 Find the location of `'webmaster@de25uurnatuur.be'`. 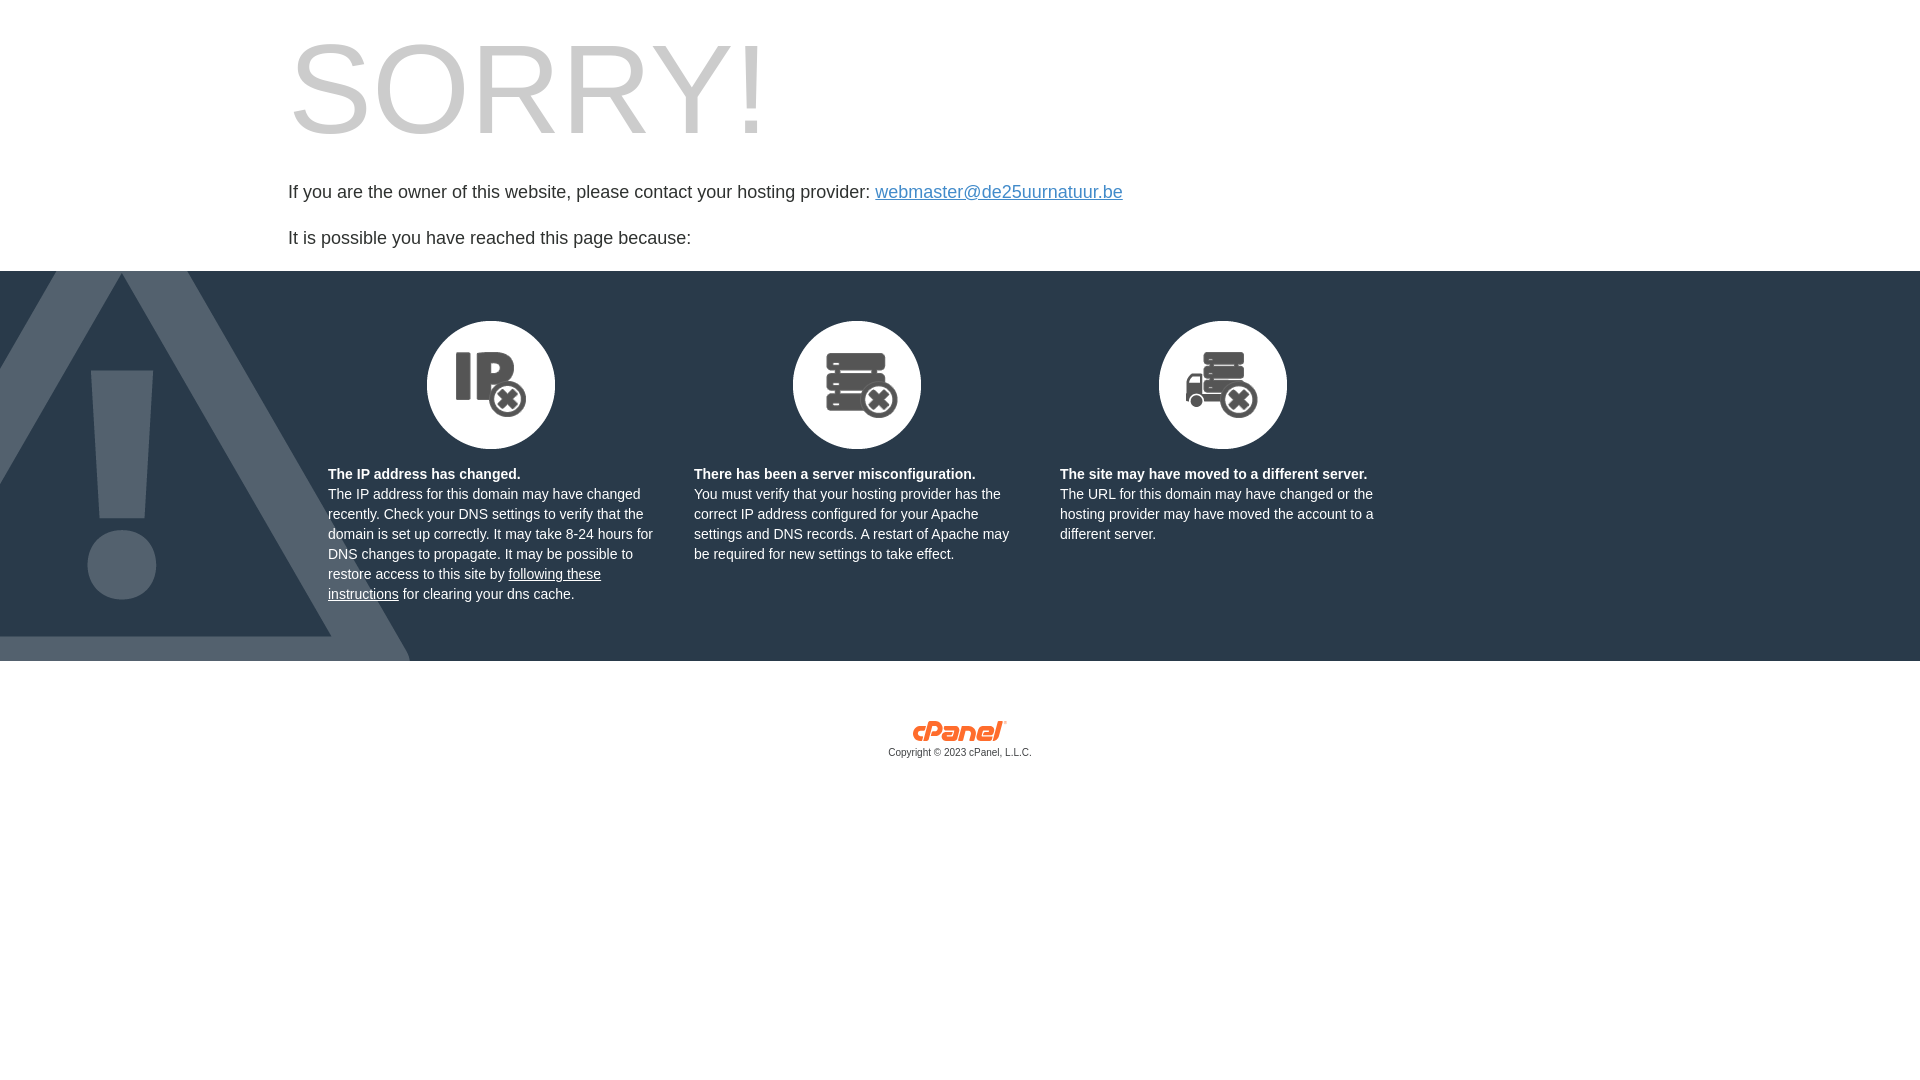

'webmaster@de25uurnatuur.be' is located at coordinates (998, 192).